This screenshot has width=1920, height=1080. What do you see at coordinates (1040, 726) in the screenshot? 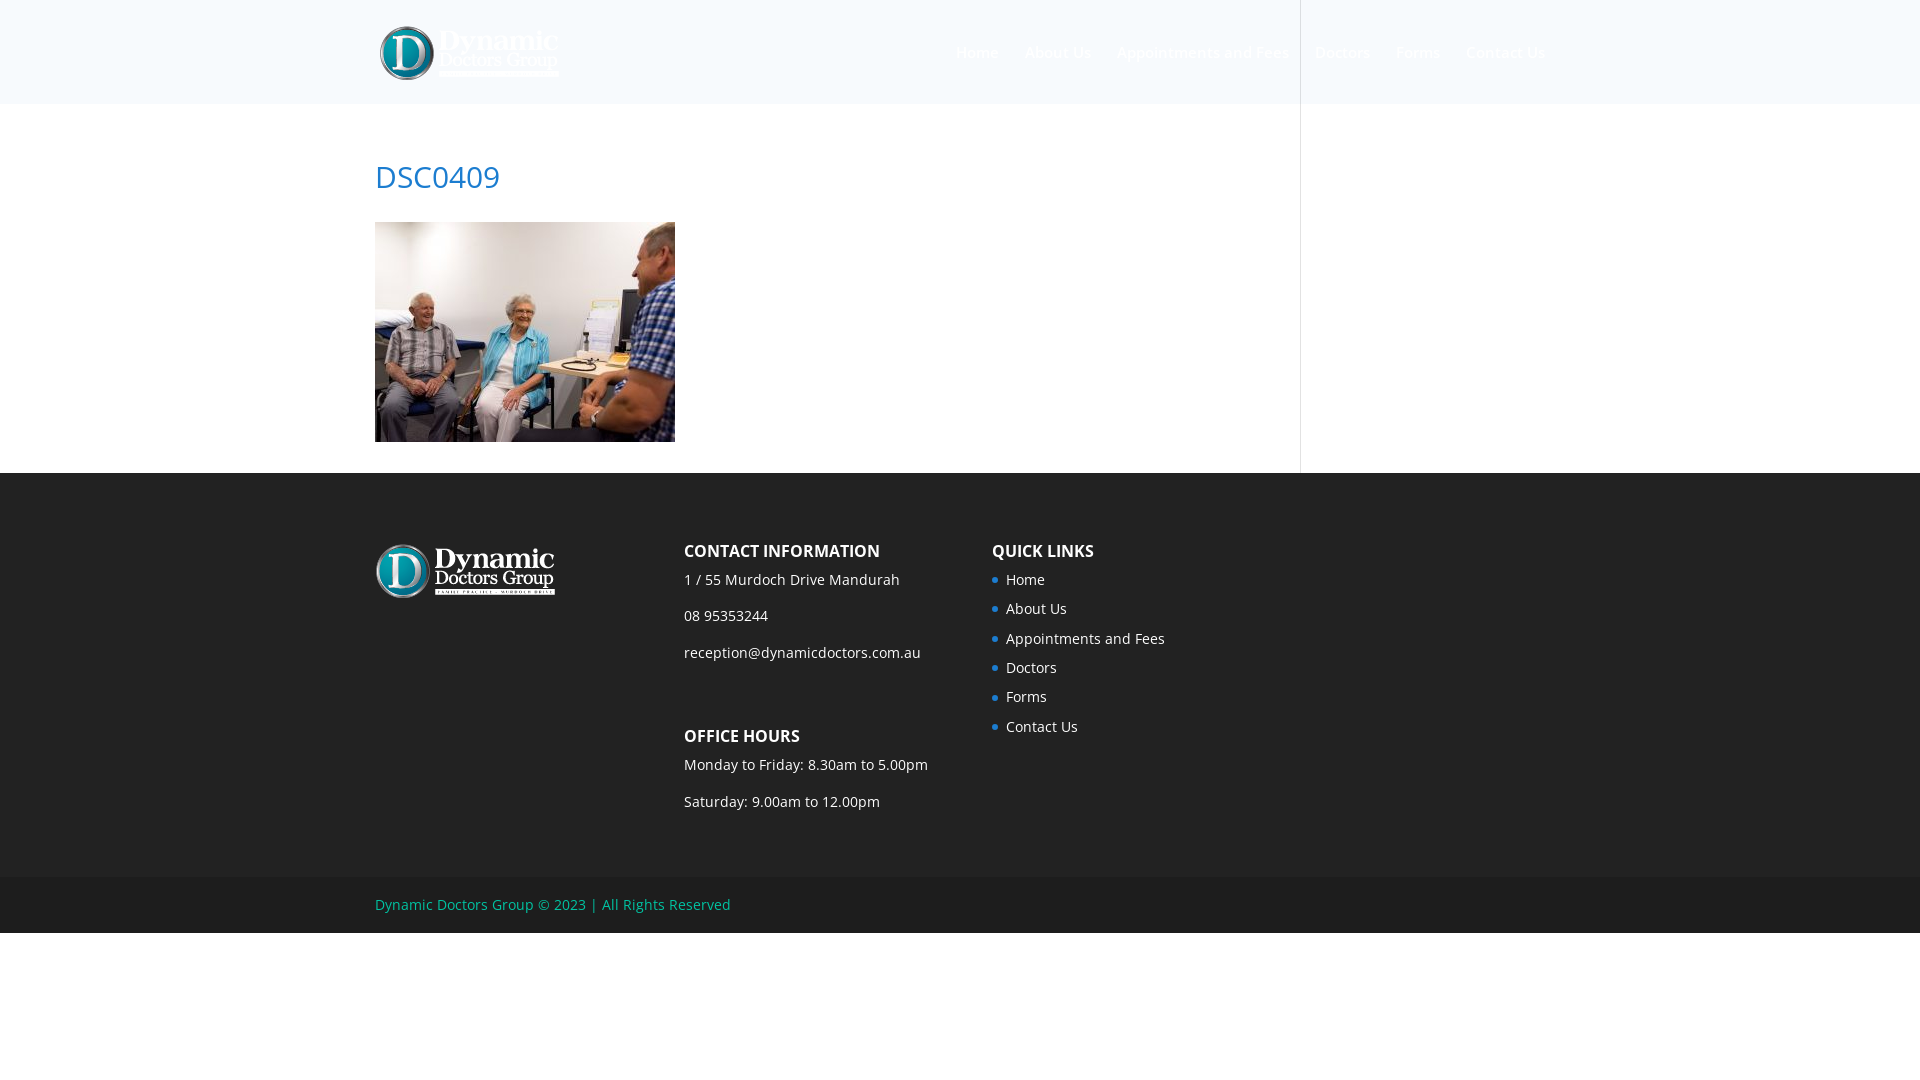
I see `'Contact Us'` at bounding box center [1040, 726].